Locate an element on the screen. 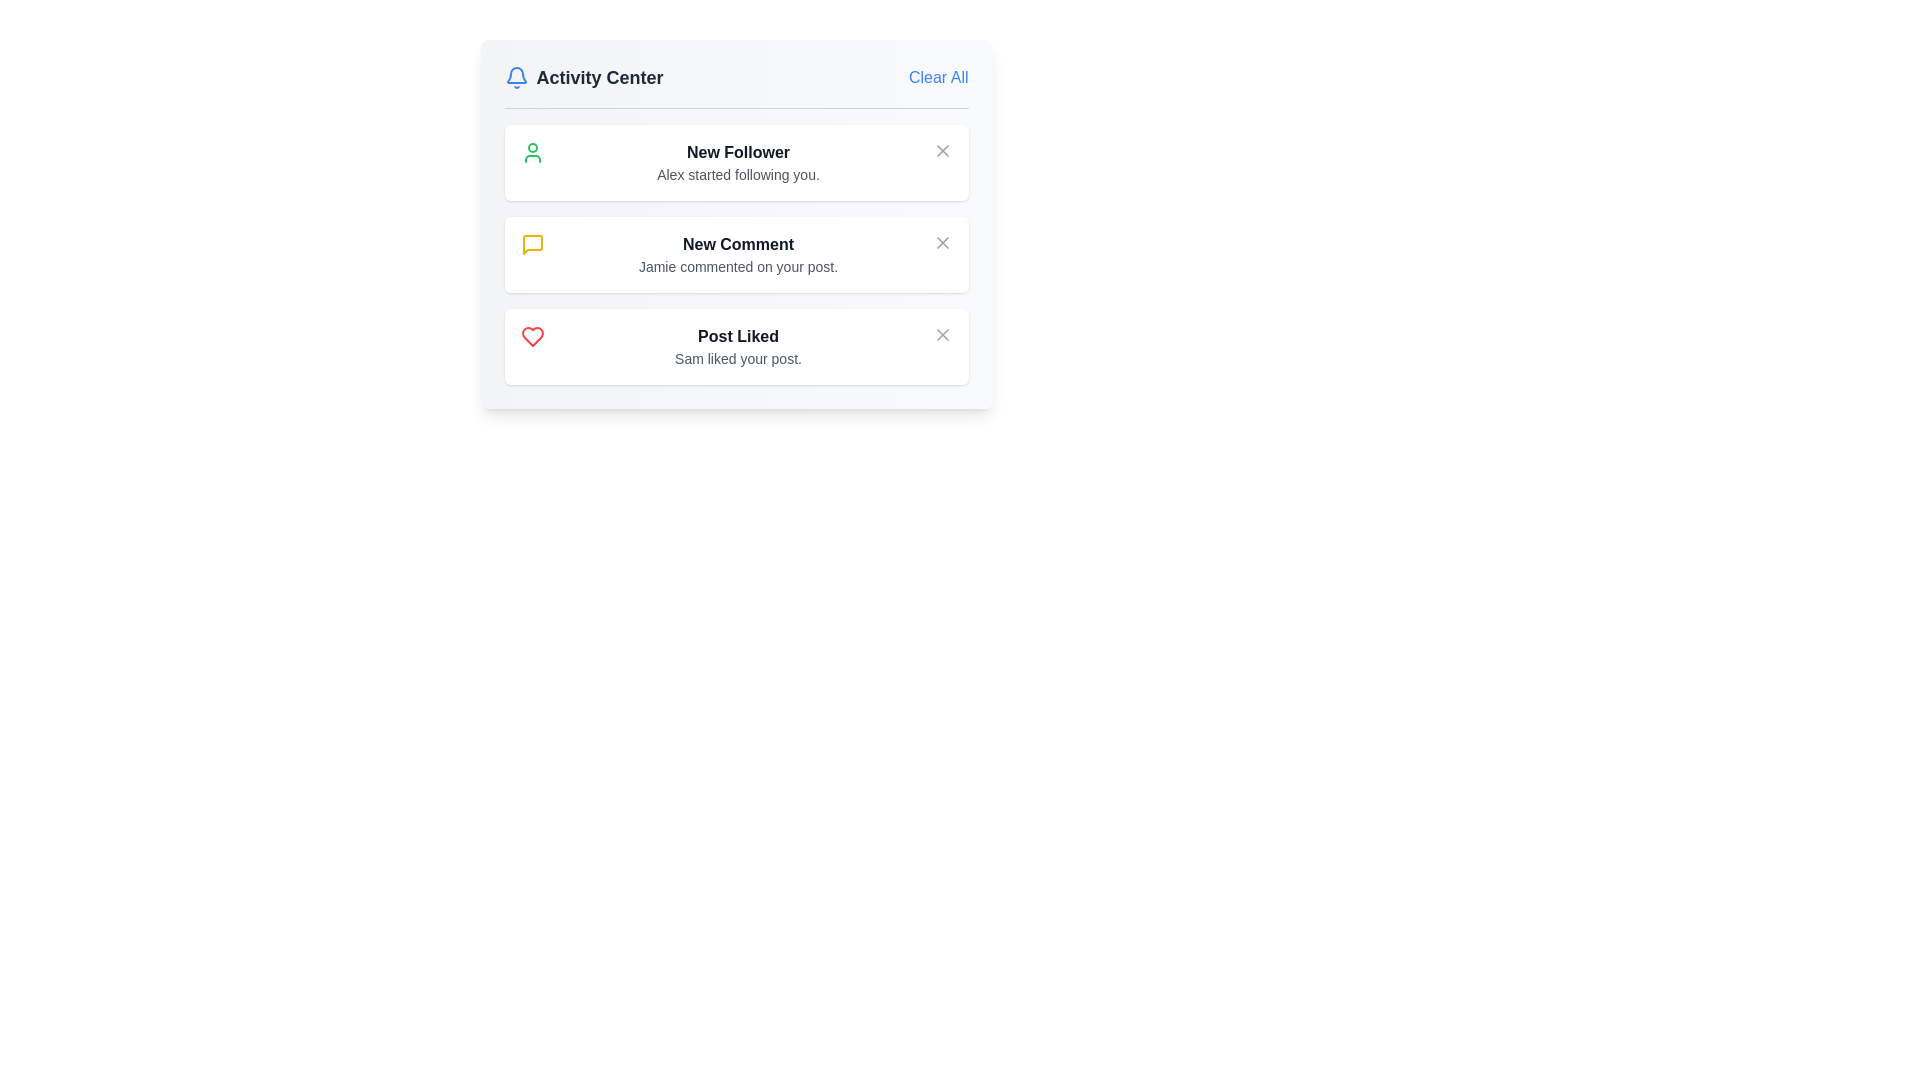 The width and height of the screenshot is (1920, 1080). the circular user profile silhouette icon with a green outline, located within the 'New Follower' notification card is located at coordinates (532, 152).